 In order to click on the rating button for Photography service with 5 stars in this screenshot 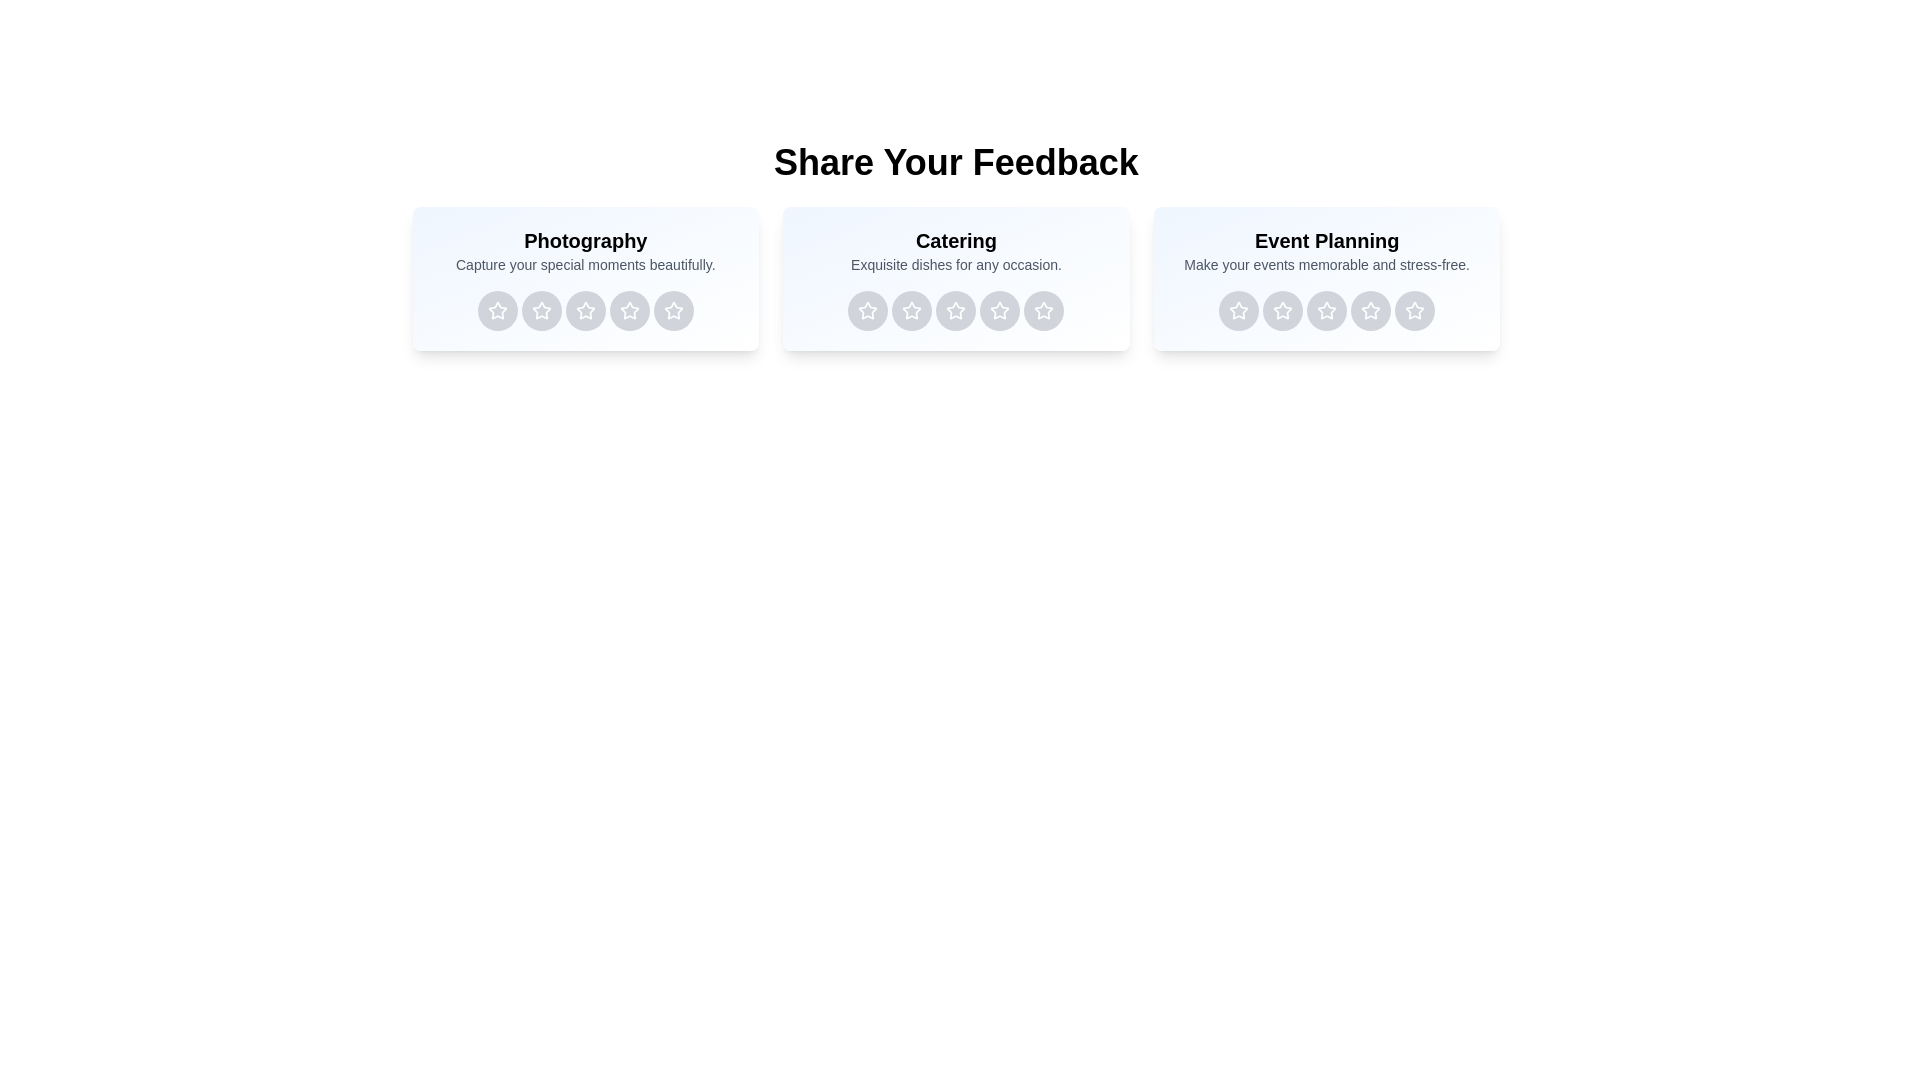, I will do `click(672, 311)`.